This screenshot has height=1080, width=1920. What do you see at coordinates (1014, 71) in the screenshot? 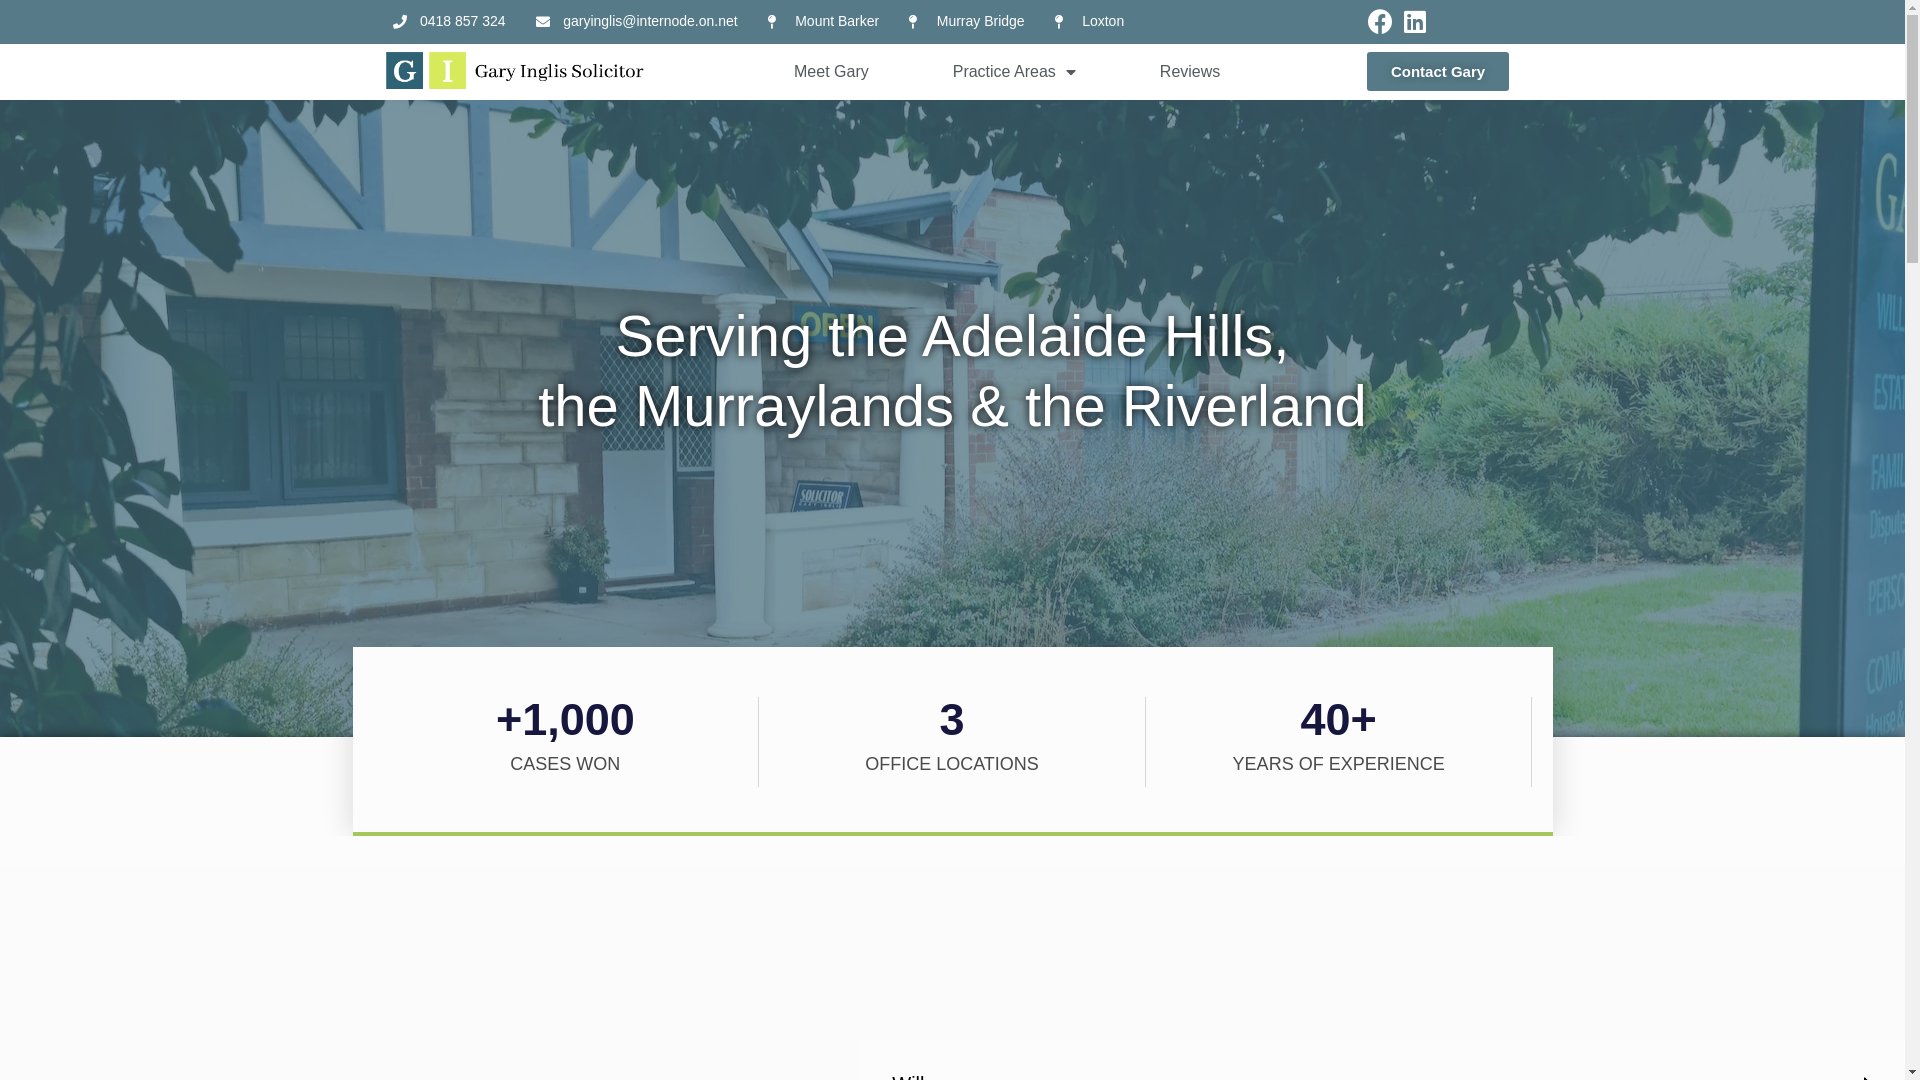
I see `'Practice Areas'` at bounding box center [1014, 71].